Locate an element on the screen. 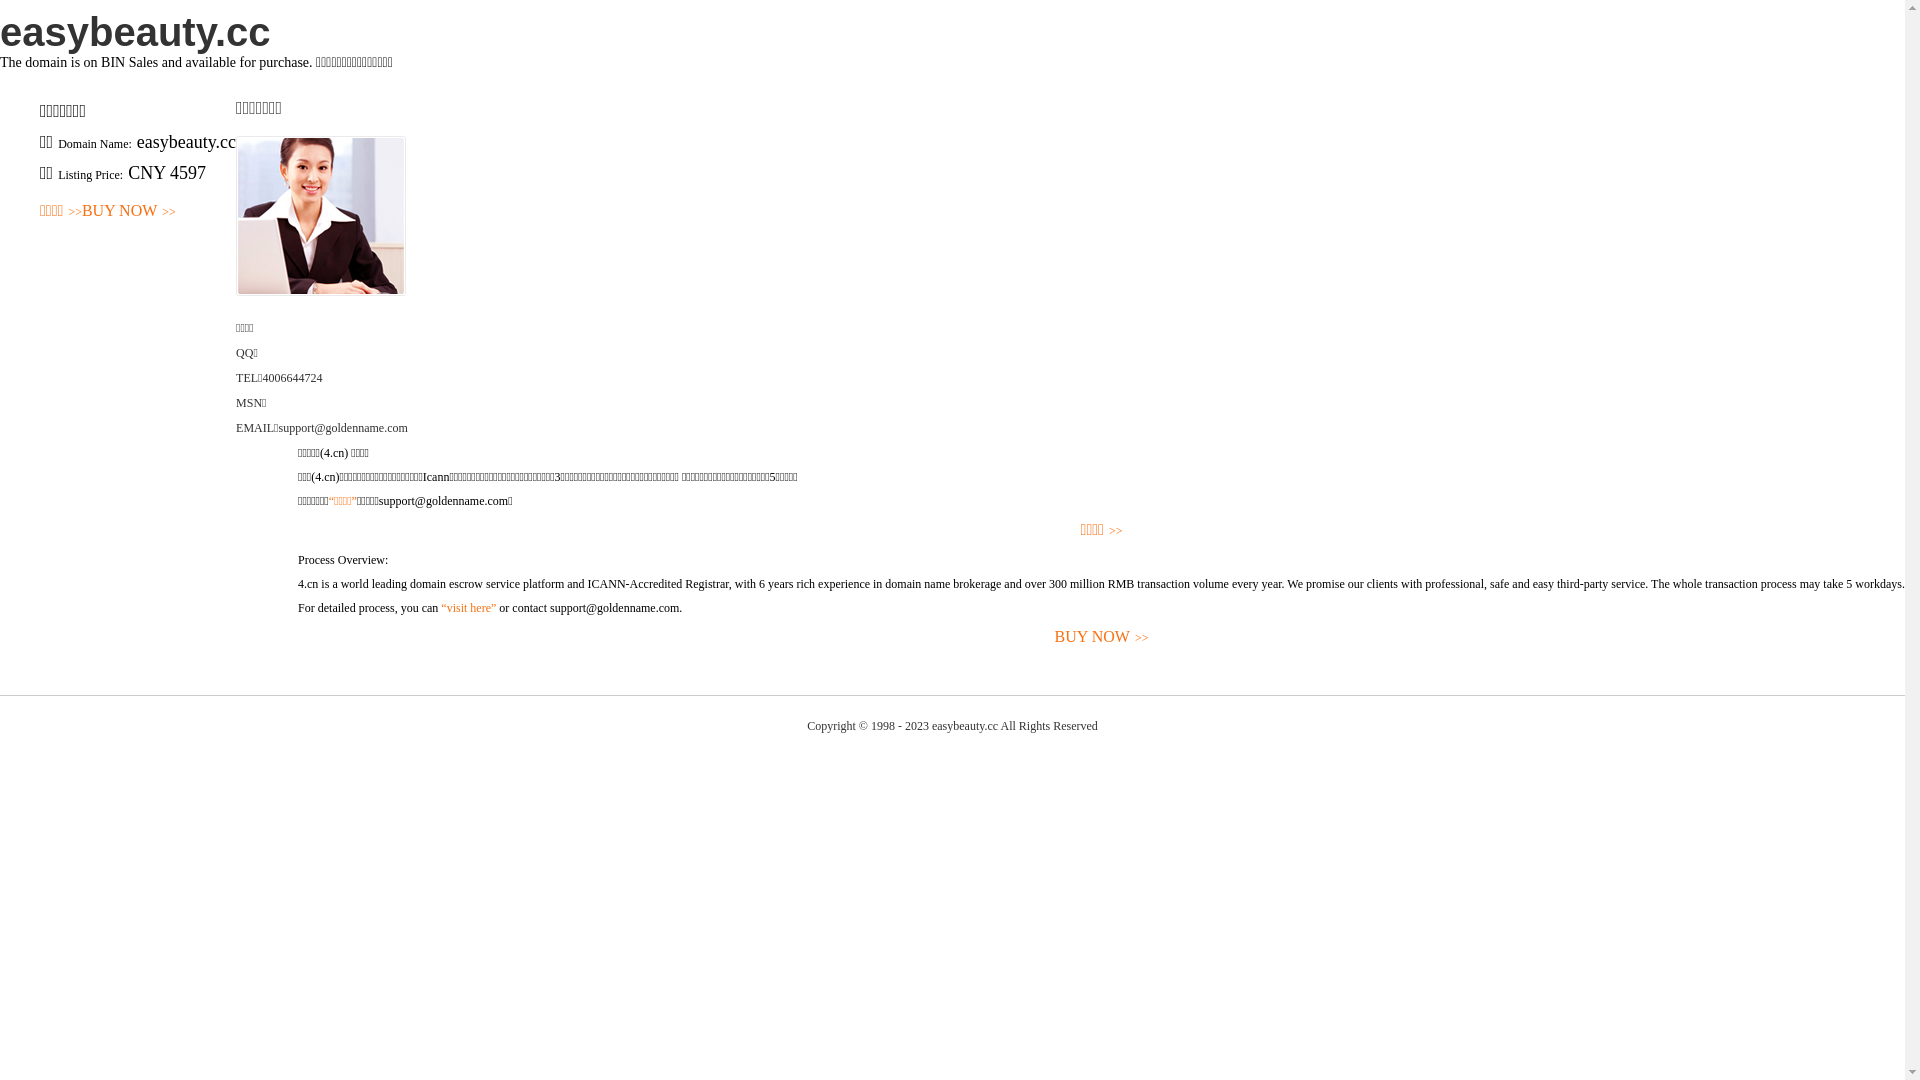 Image resolution: width=1920 pixels, height=1080 pixels. 'BUY NOW>>' is located at coordinates (296, 637).